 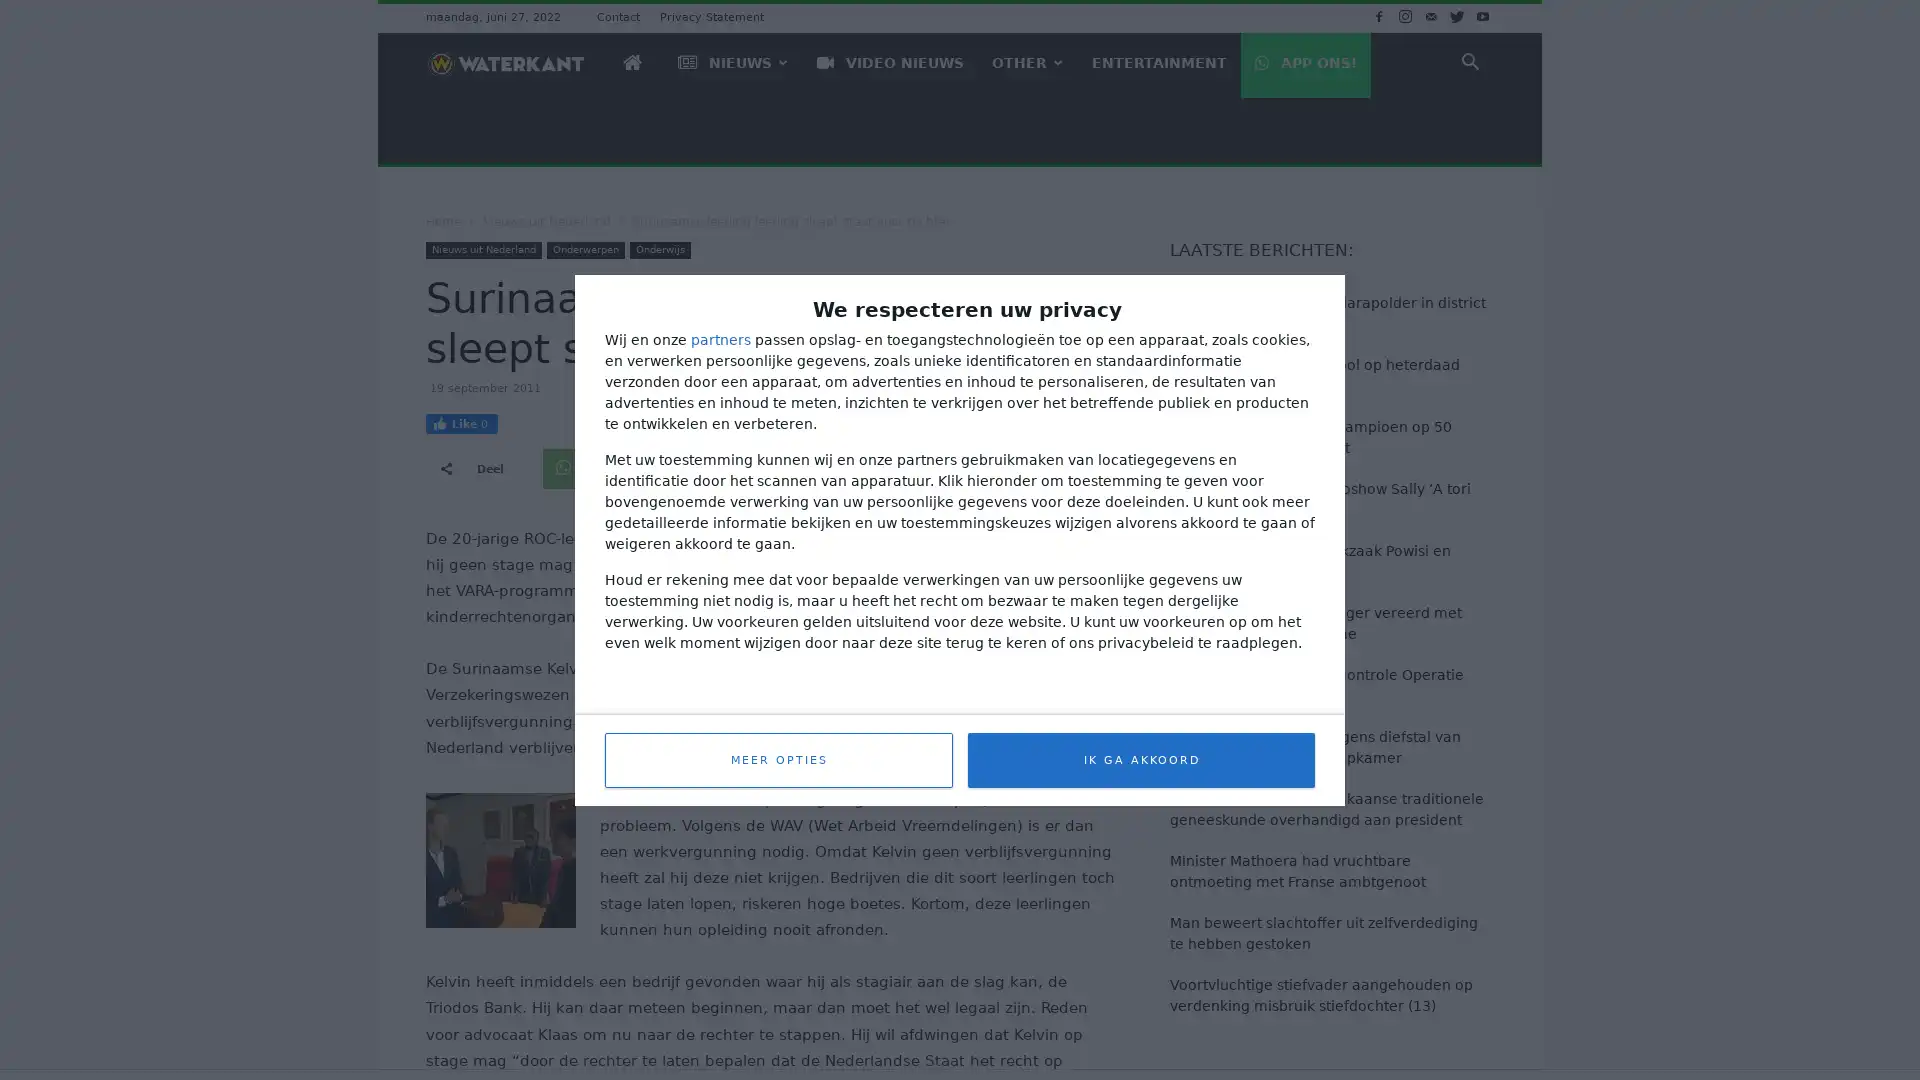 I want to click on partners, so click(x=720, y=338).